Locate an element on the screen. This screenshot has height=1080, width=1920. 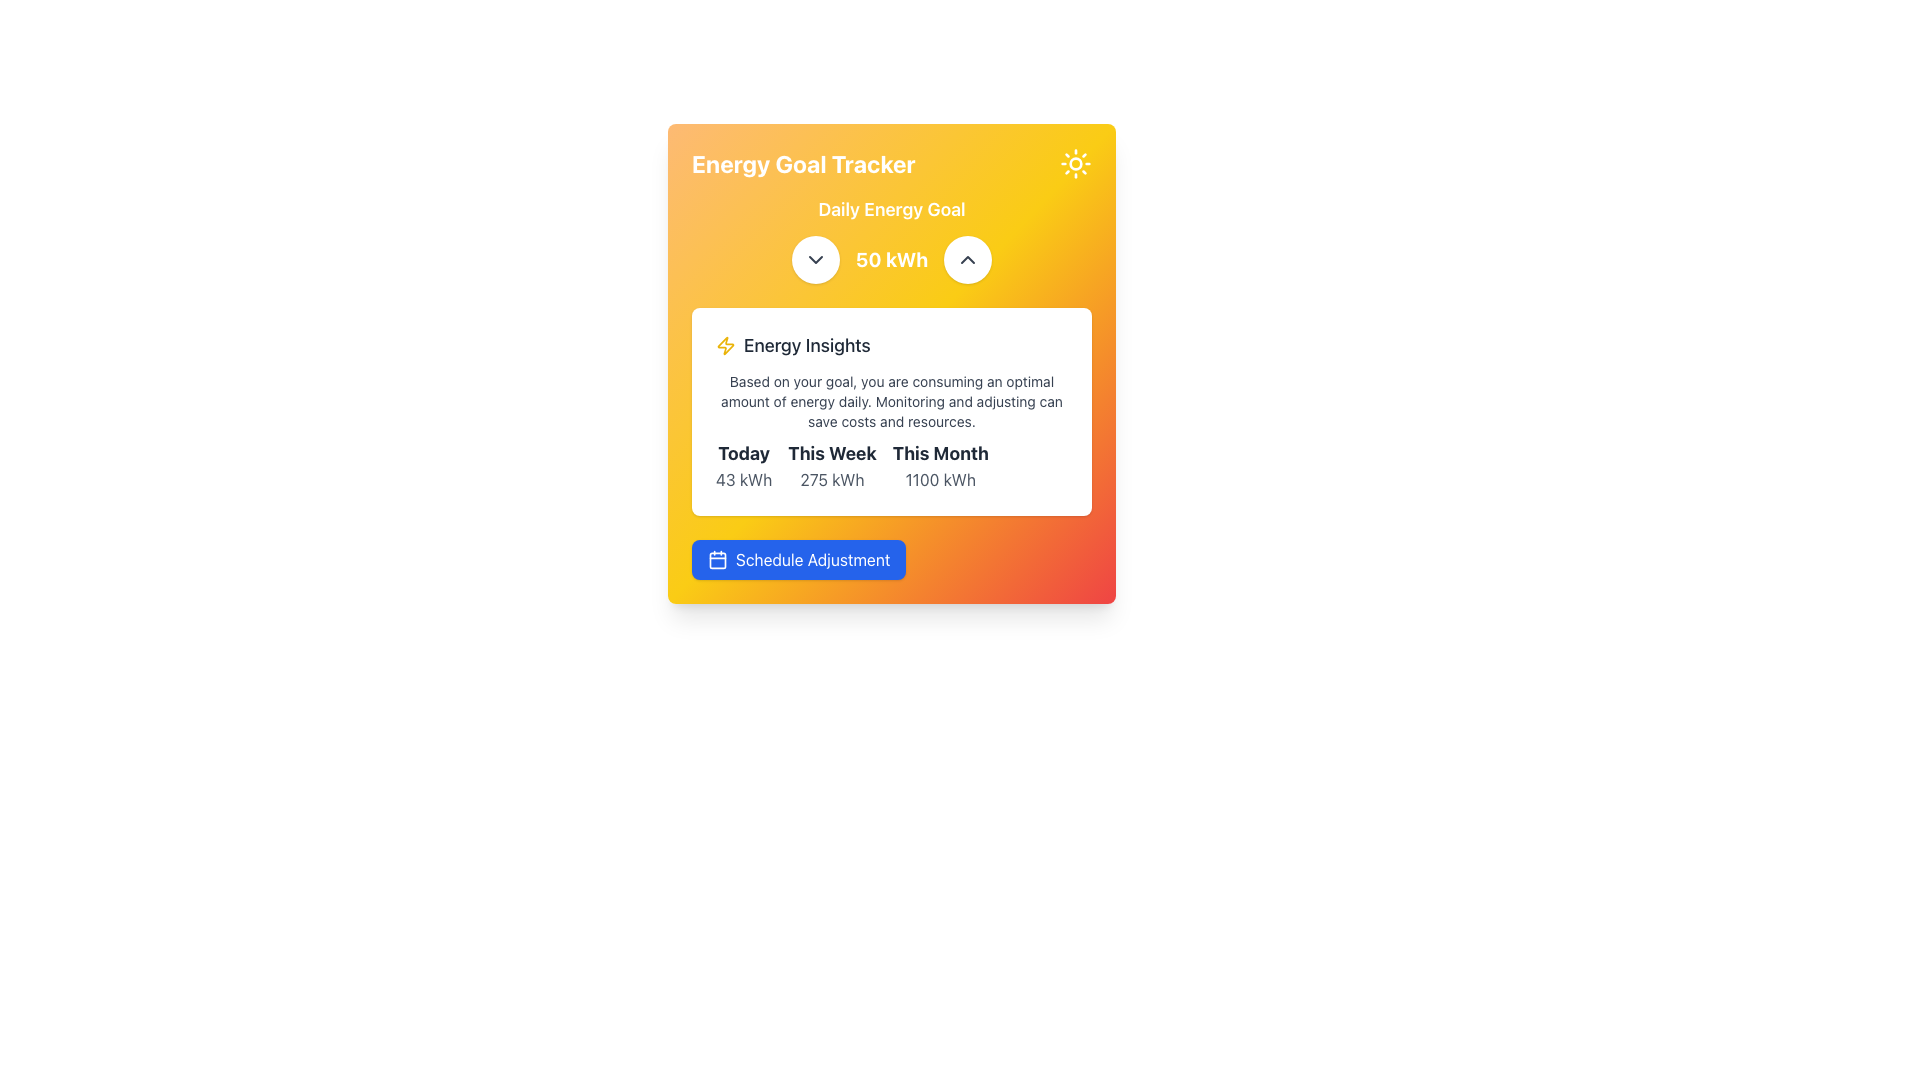
the Text heading that serves as a title for the daily energy consumption goal, located centrally above the numerical energy display ('50 kWh') is located at coordinates (891, 209).